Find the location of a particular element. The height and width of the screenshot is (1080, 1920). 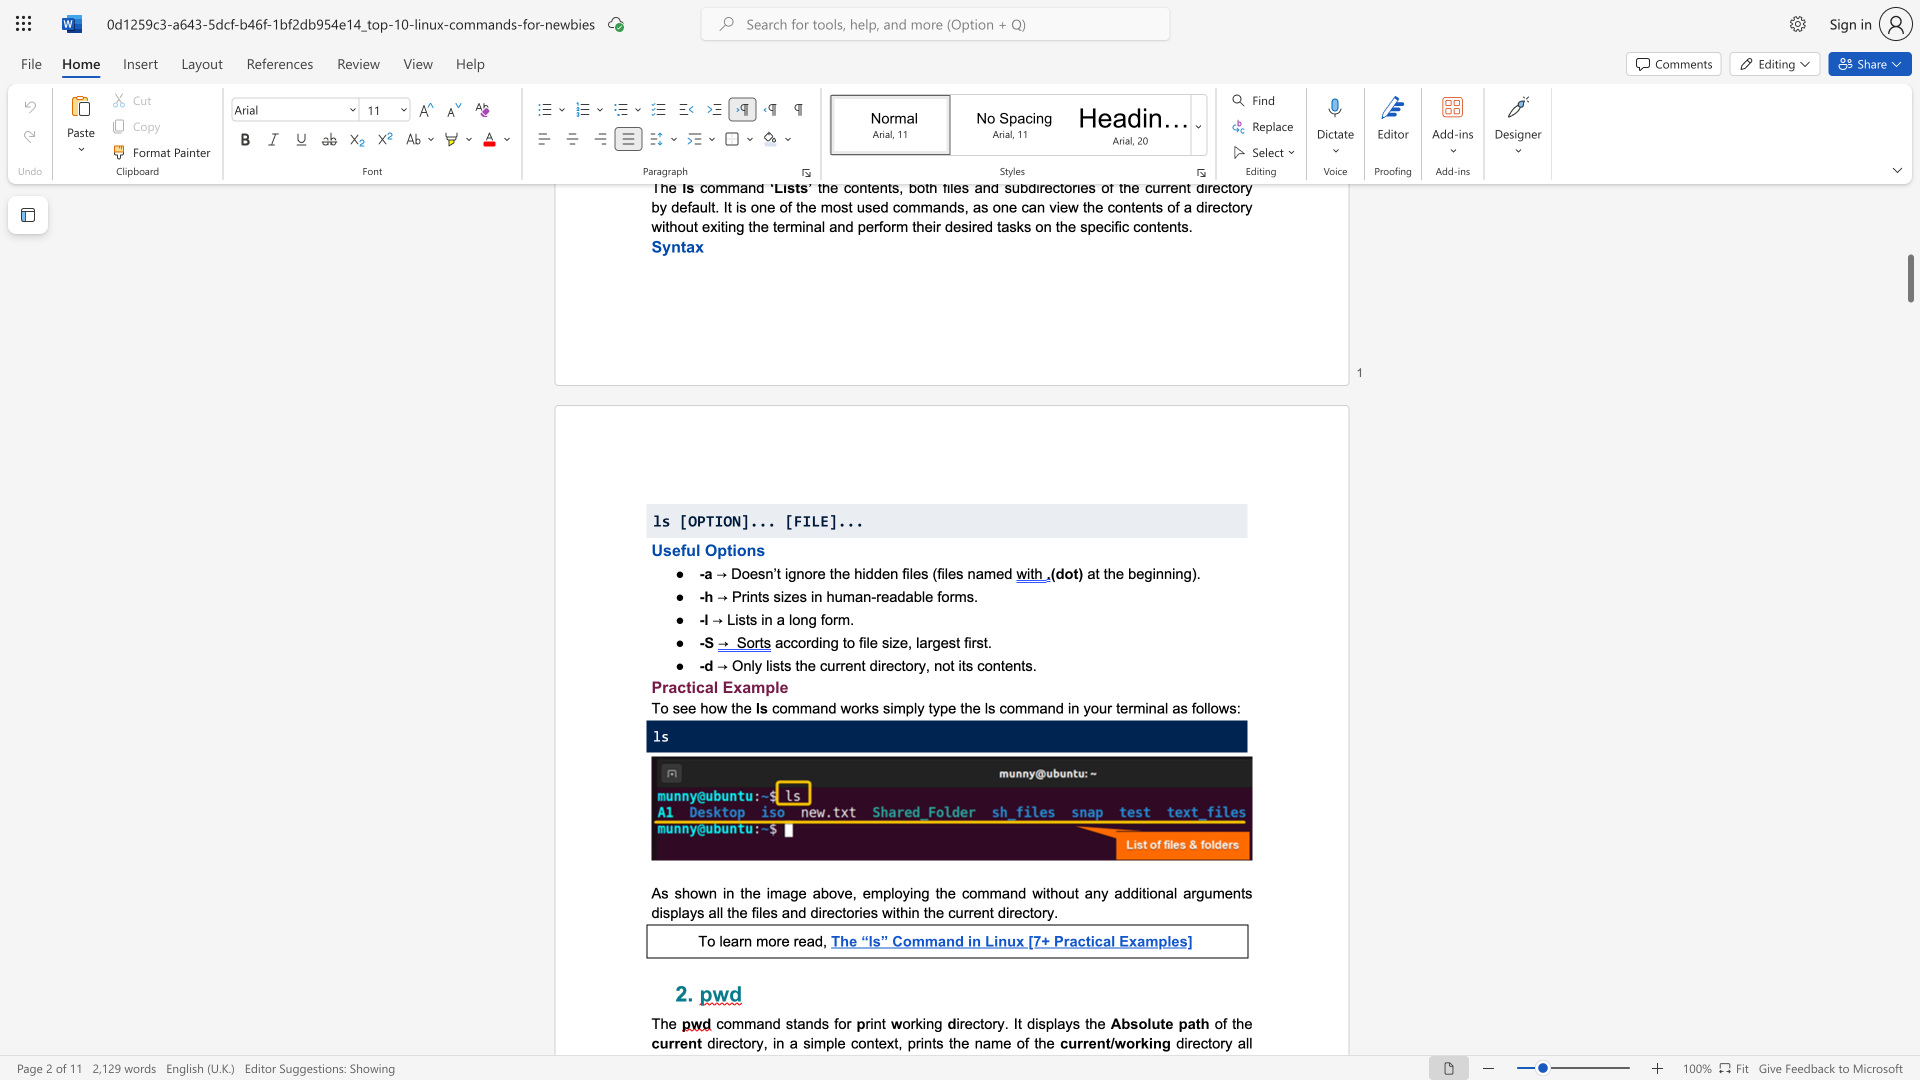

the 1th character "s" in the text is located at coordinates (1041, 1023).